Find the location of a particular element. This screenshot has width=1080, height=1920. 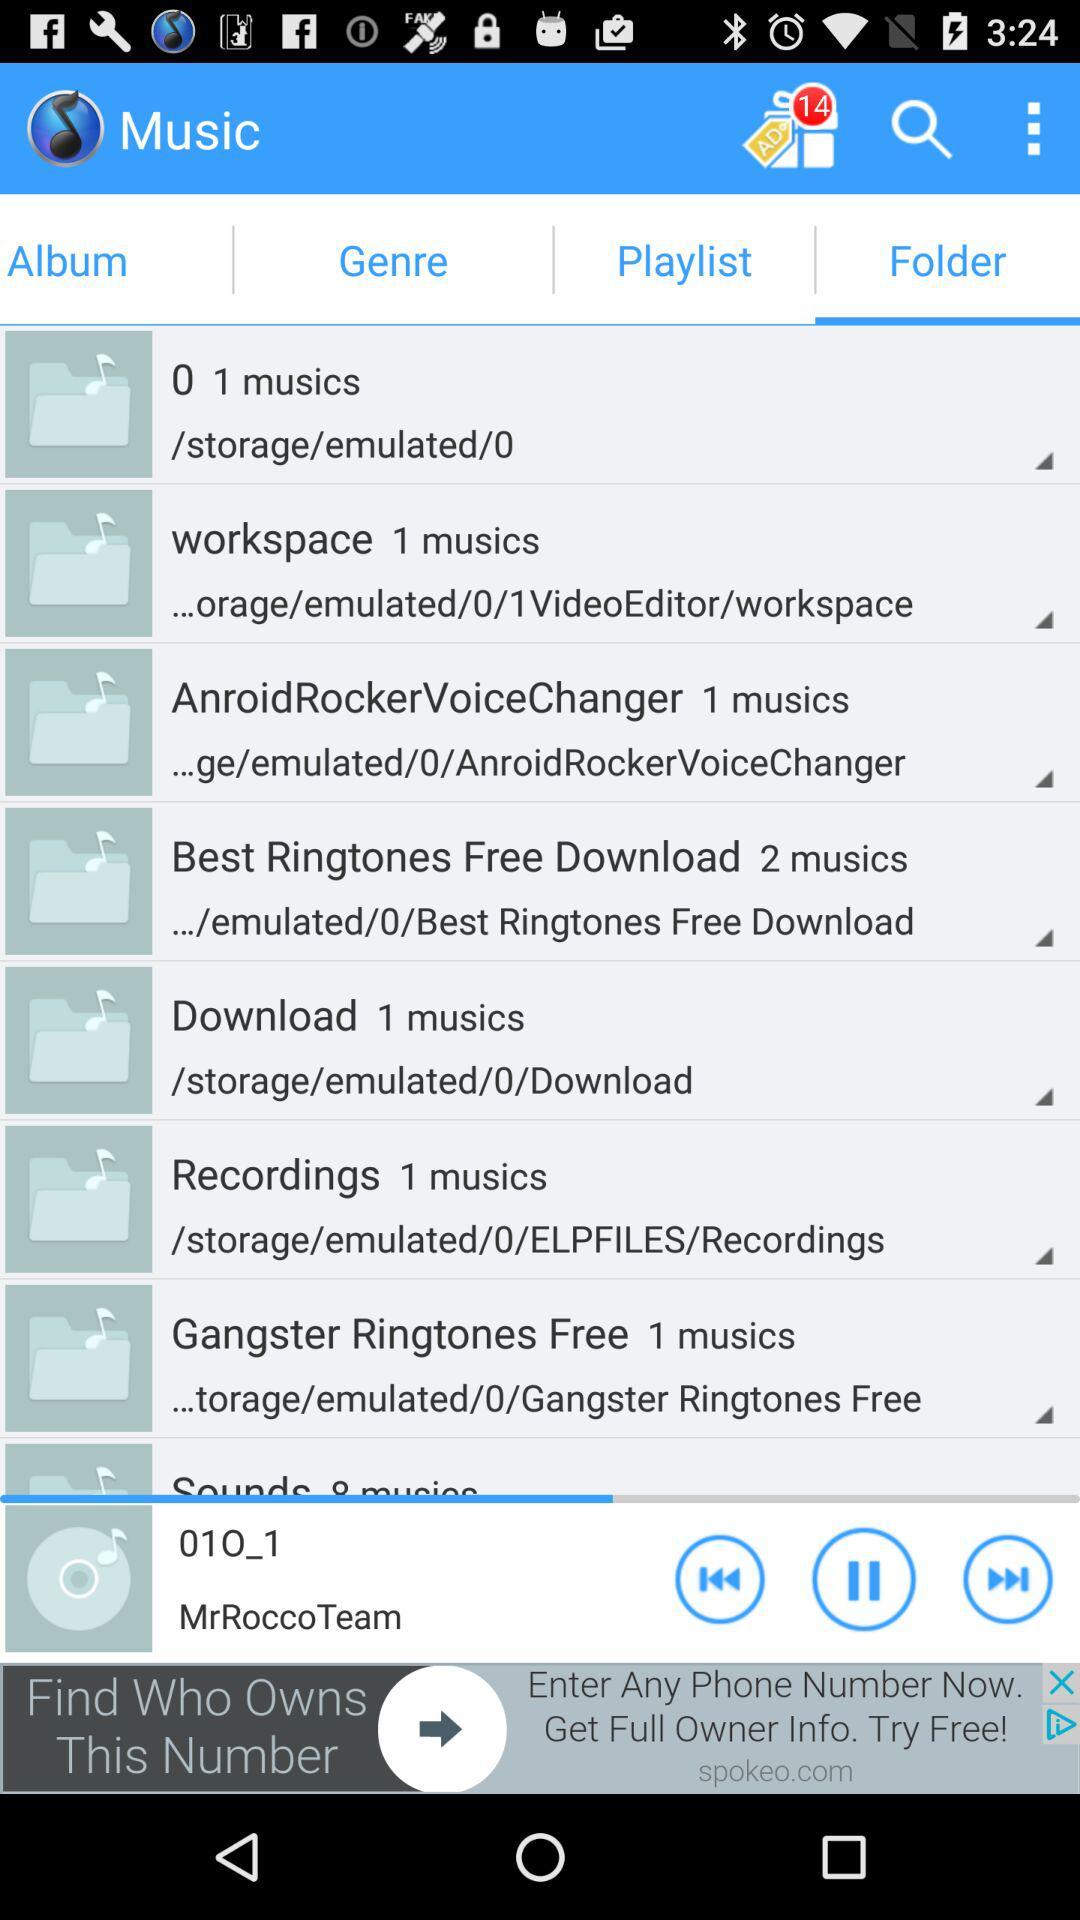

the skip_next icon is located at coordinates (1007, 1688).